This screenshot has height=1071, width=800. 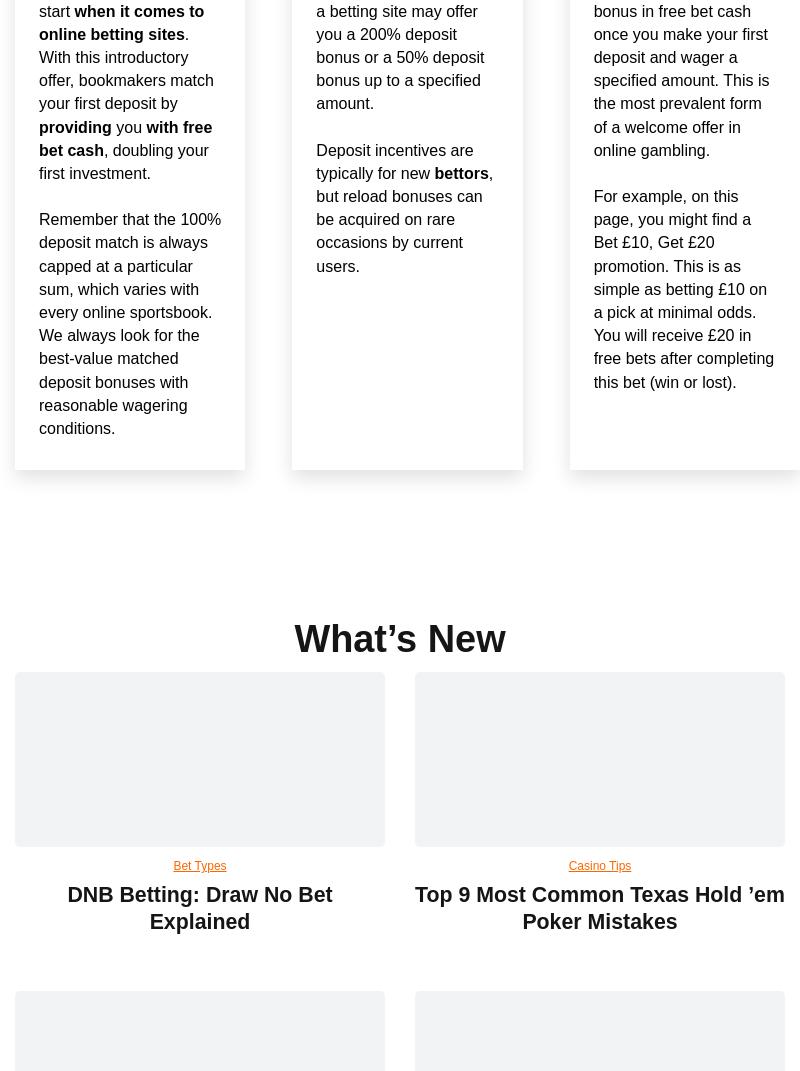 I want to click on 'What’s New', so click(x=398, y=636).